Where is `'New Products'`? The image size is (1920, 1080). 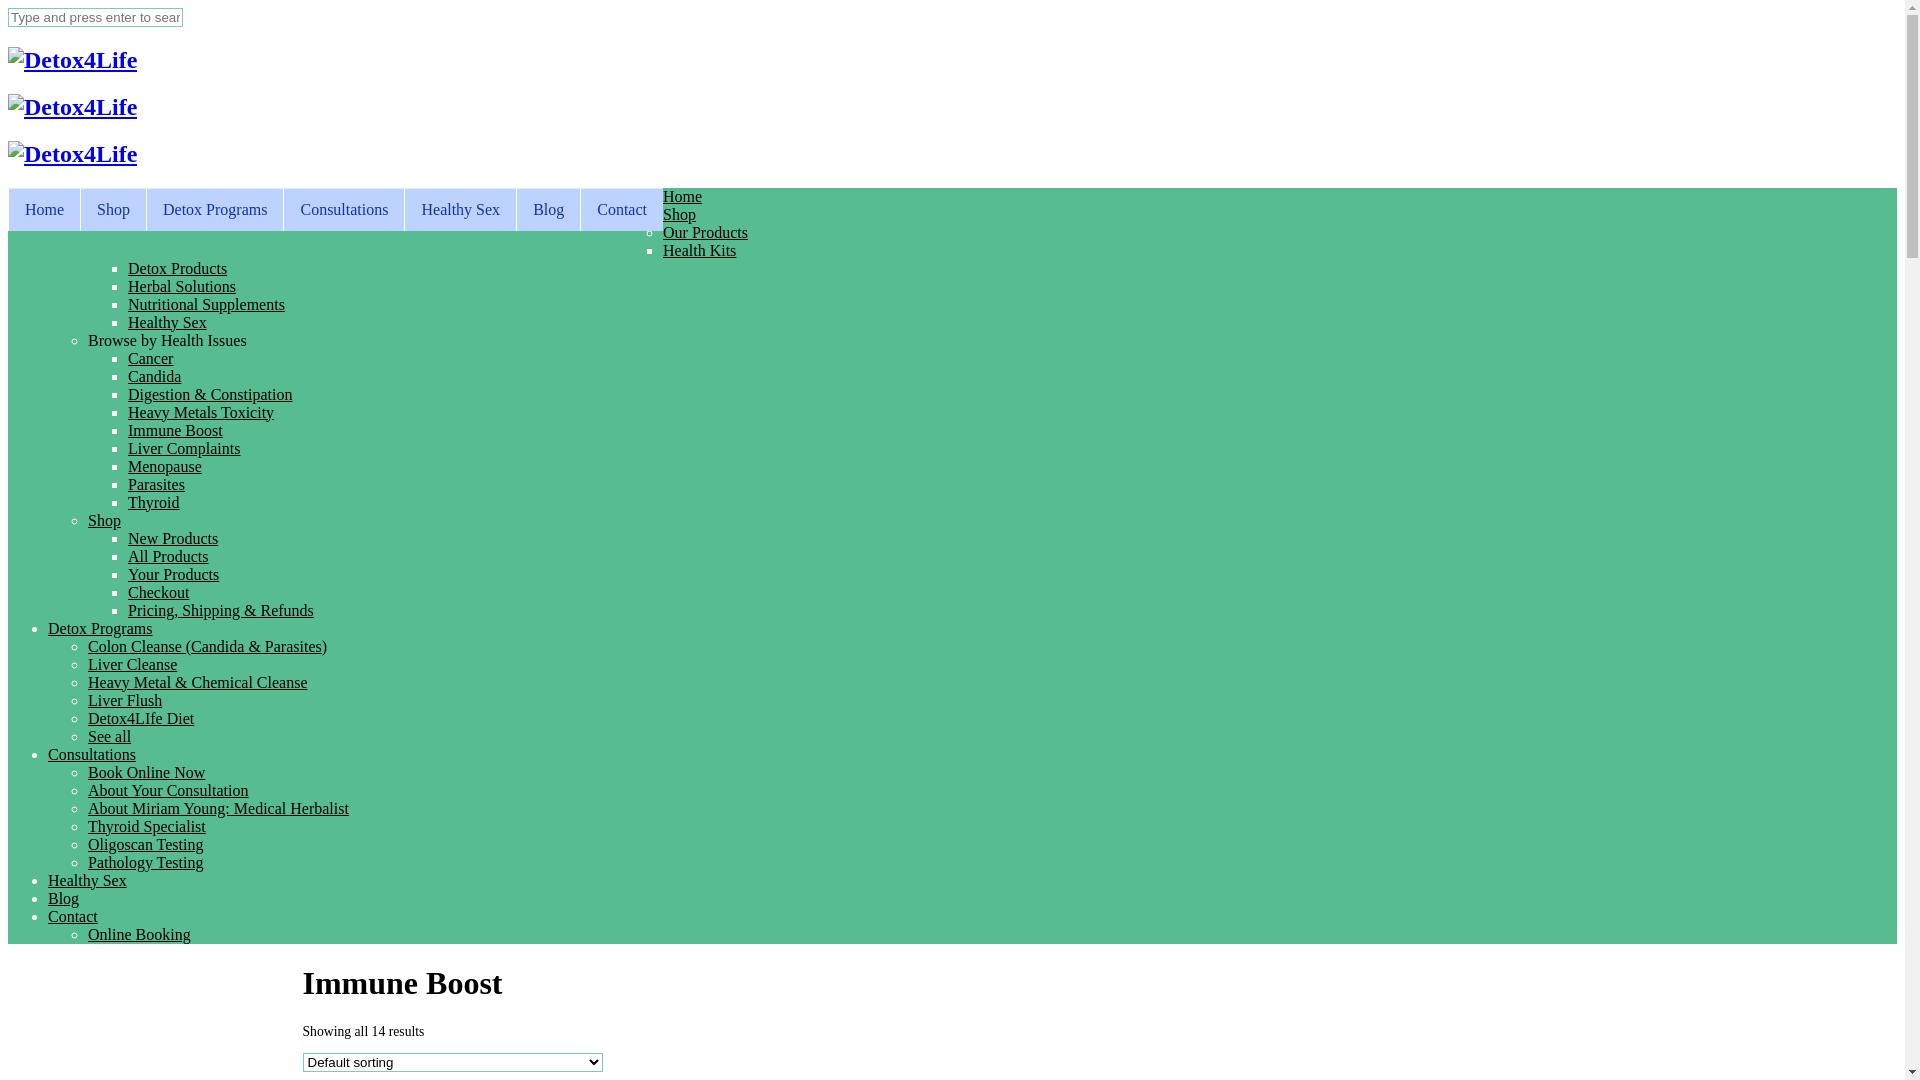 'New Products' is located at coordinates (172, 537).